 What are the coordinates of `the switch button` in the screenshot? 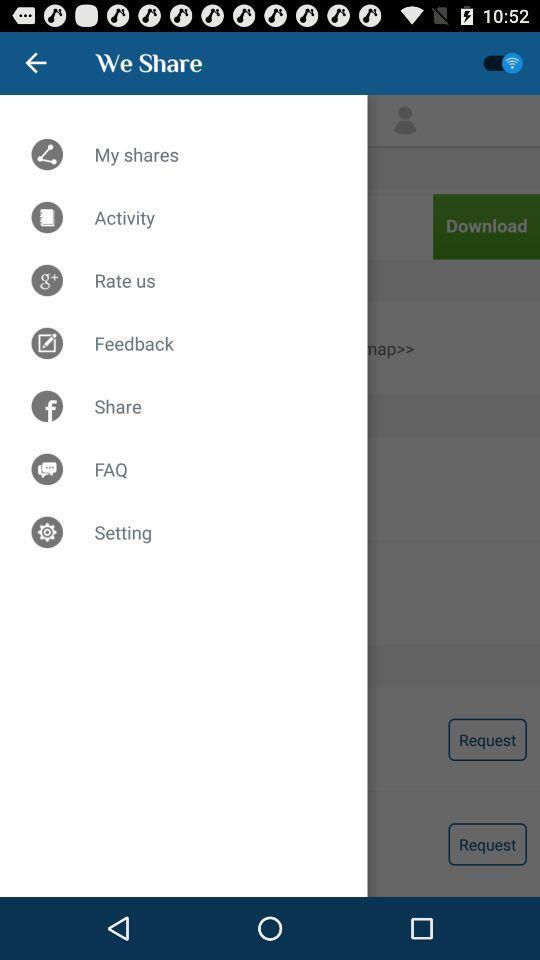 It's located at (502, 63).